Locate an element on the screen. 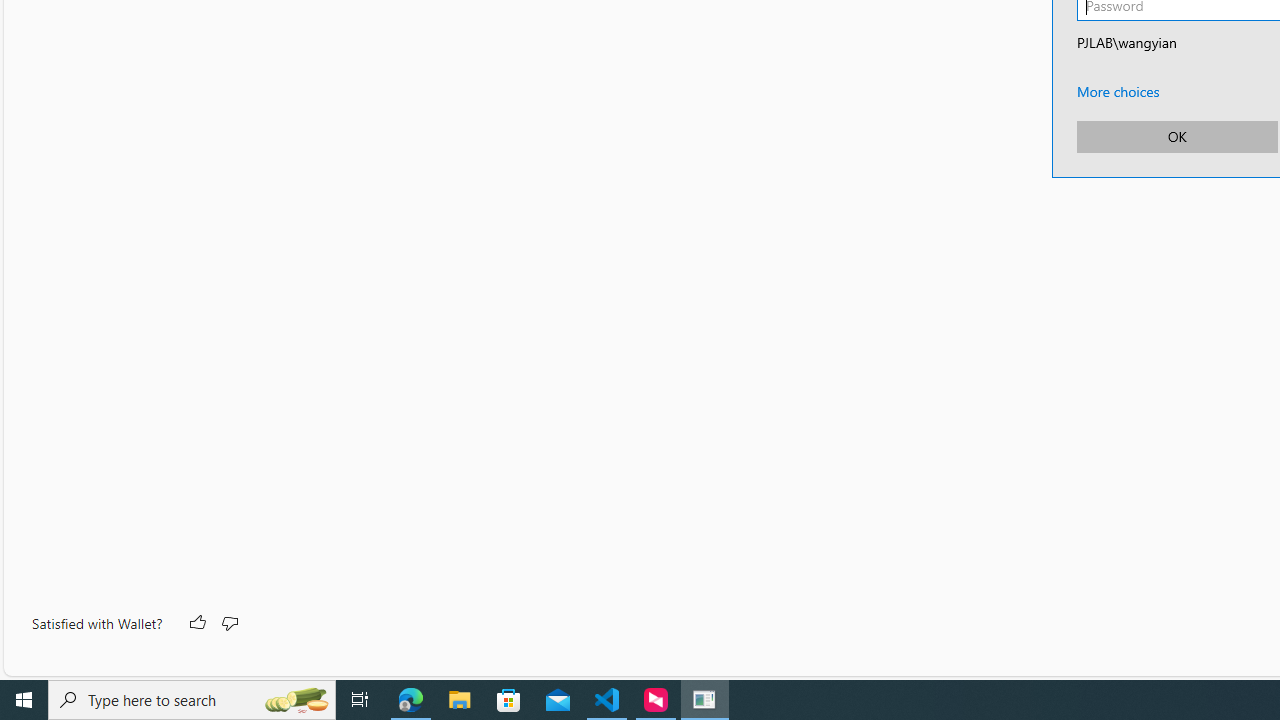 This screenshot has height=720, width=1280. 'Credential Manager UI Host - 1 running window' is located at coordinates (705, 698).